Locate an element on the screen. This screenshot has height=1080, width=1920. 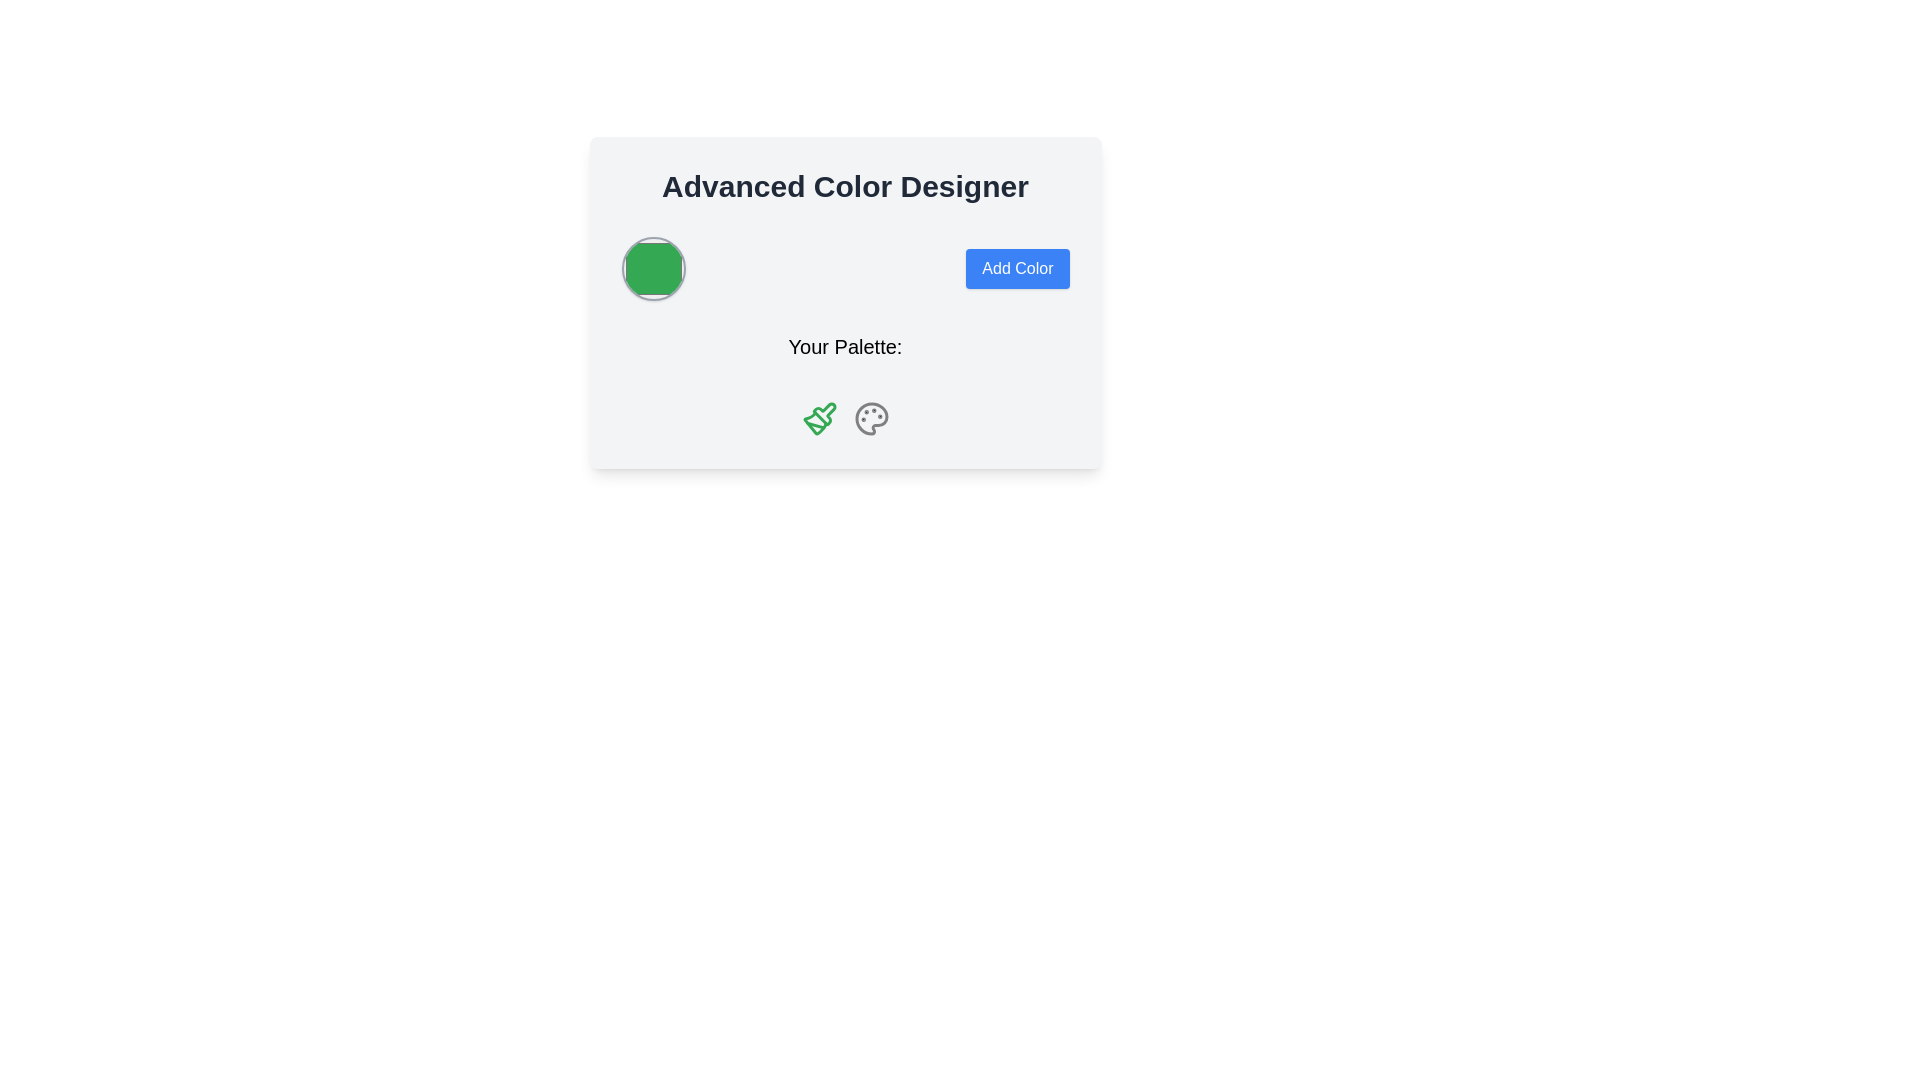
the second icon under the 'Your Palette' section to interact with the color-related tools is located at coordinates (824, 412).